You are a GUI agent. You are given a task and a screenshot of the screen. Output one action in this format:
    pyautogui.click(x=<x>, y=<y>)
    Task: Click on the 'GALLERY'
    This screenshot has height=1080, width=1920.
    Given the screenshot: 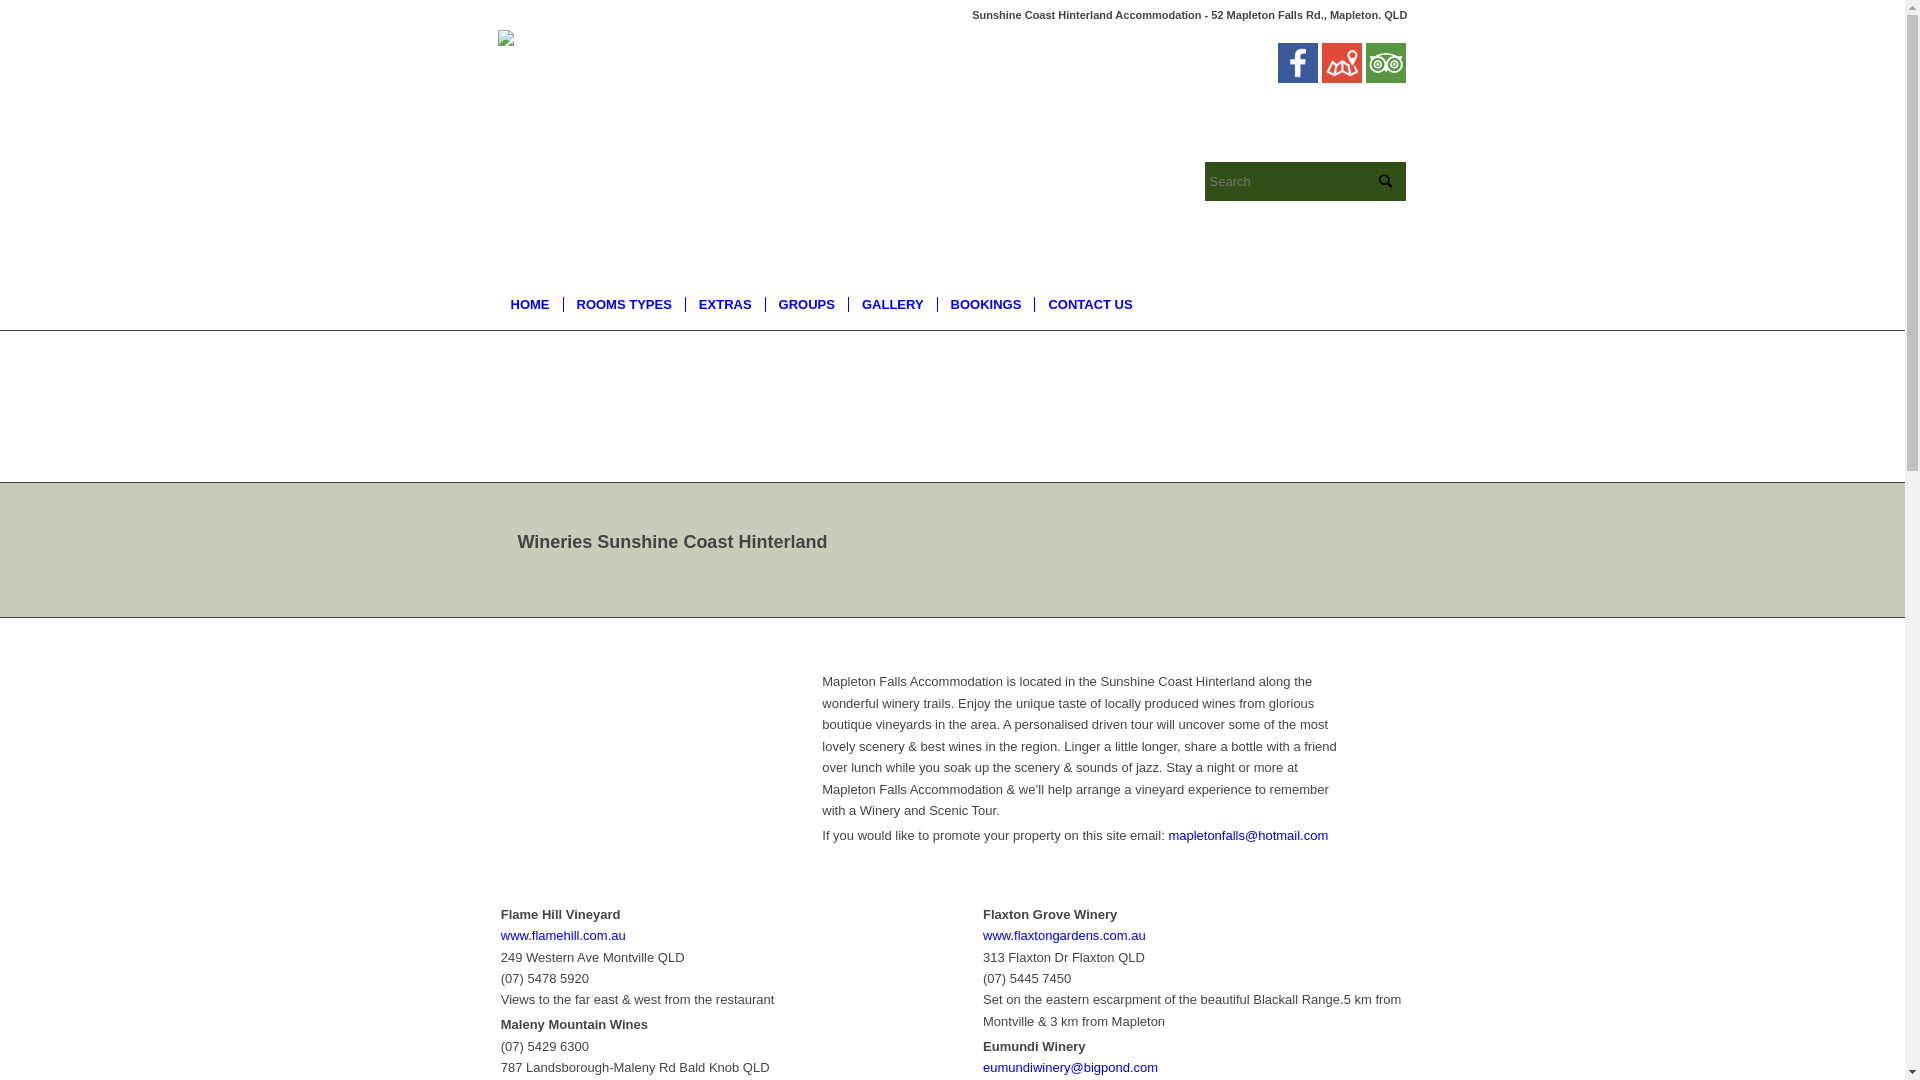 What is the action you would take?
    pyautogui.click(x=891, y=304)
    